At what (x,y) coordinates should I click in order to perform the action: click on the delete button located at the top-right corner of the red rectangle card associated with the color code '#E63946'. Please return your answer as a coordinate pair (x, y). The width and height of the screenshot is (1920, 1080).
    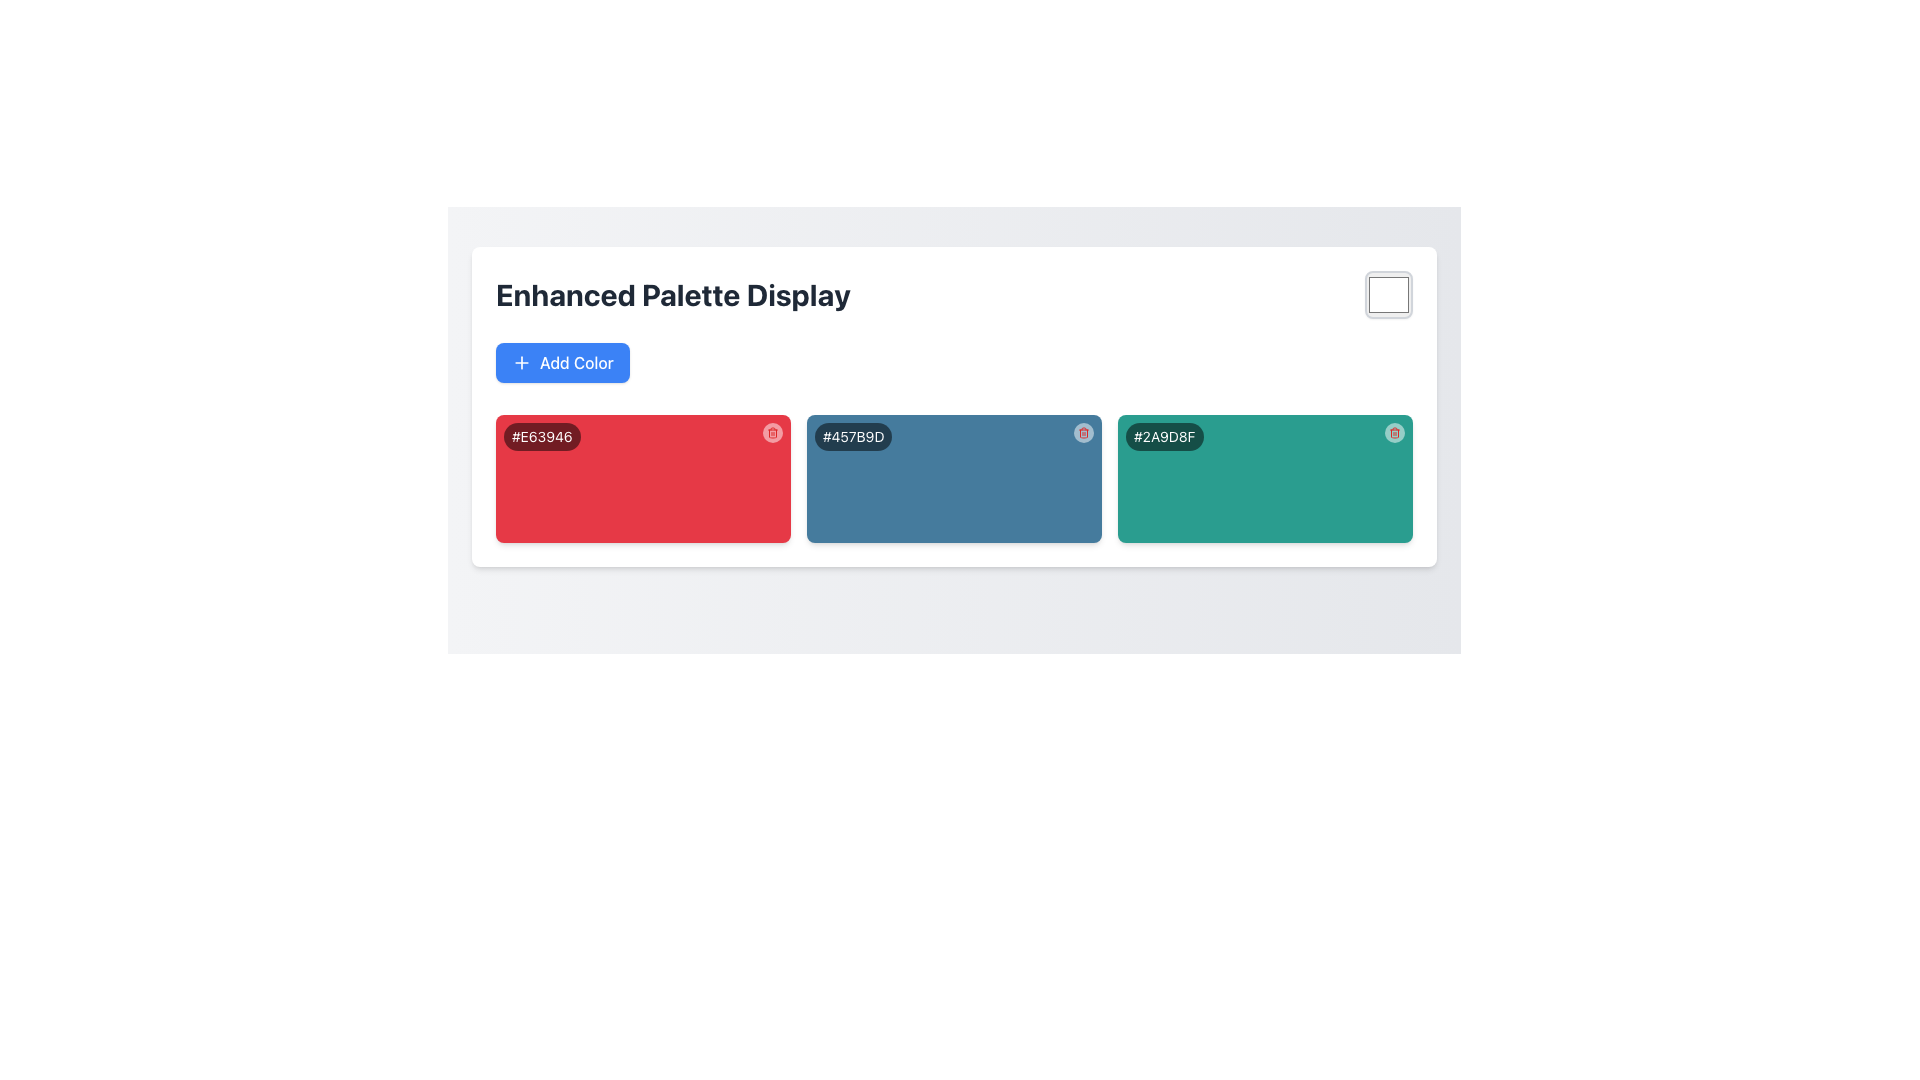
    Looking at the image, I should click on (771, 431).